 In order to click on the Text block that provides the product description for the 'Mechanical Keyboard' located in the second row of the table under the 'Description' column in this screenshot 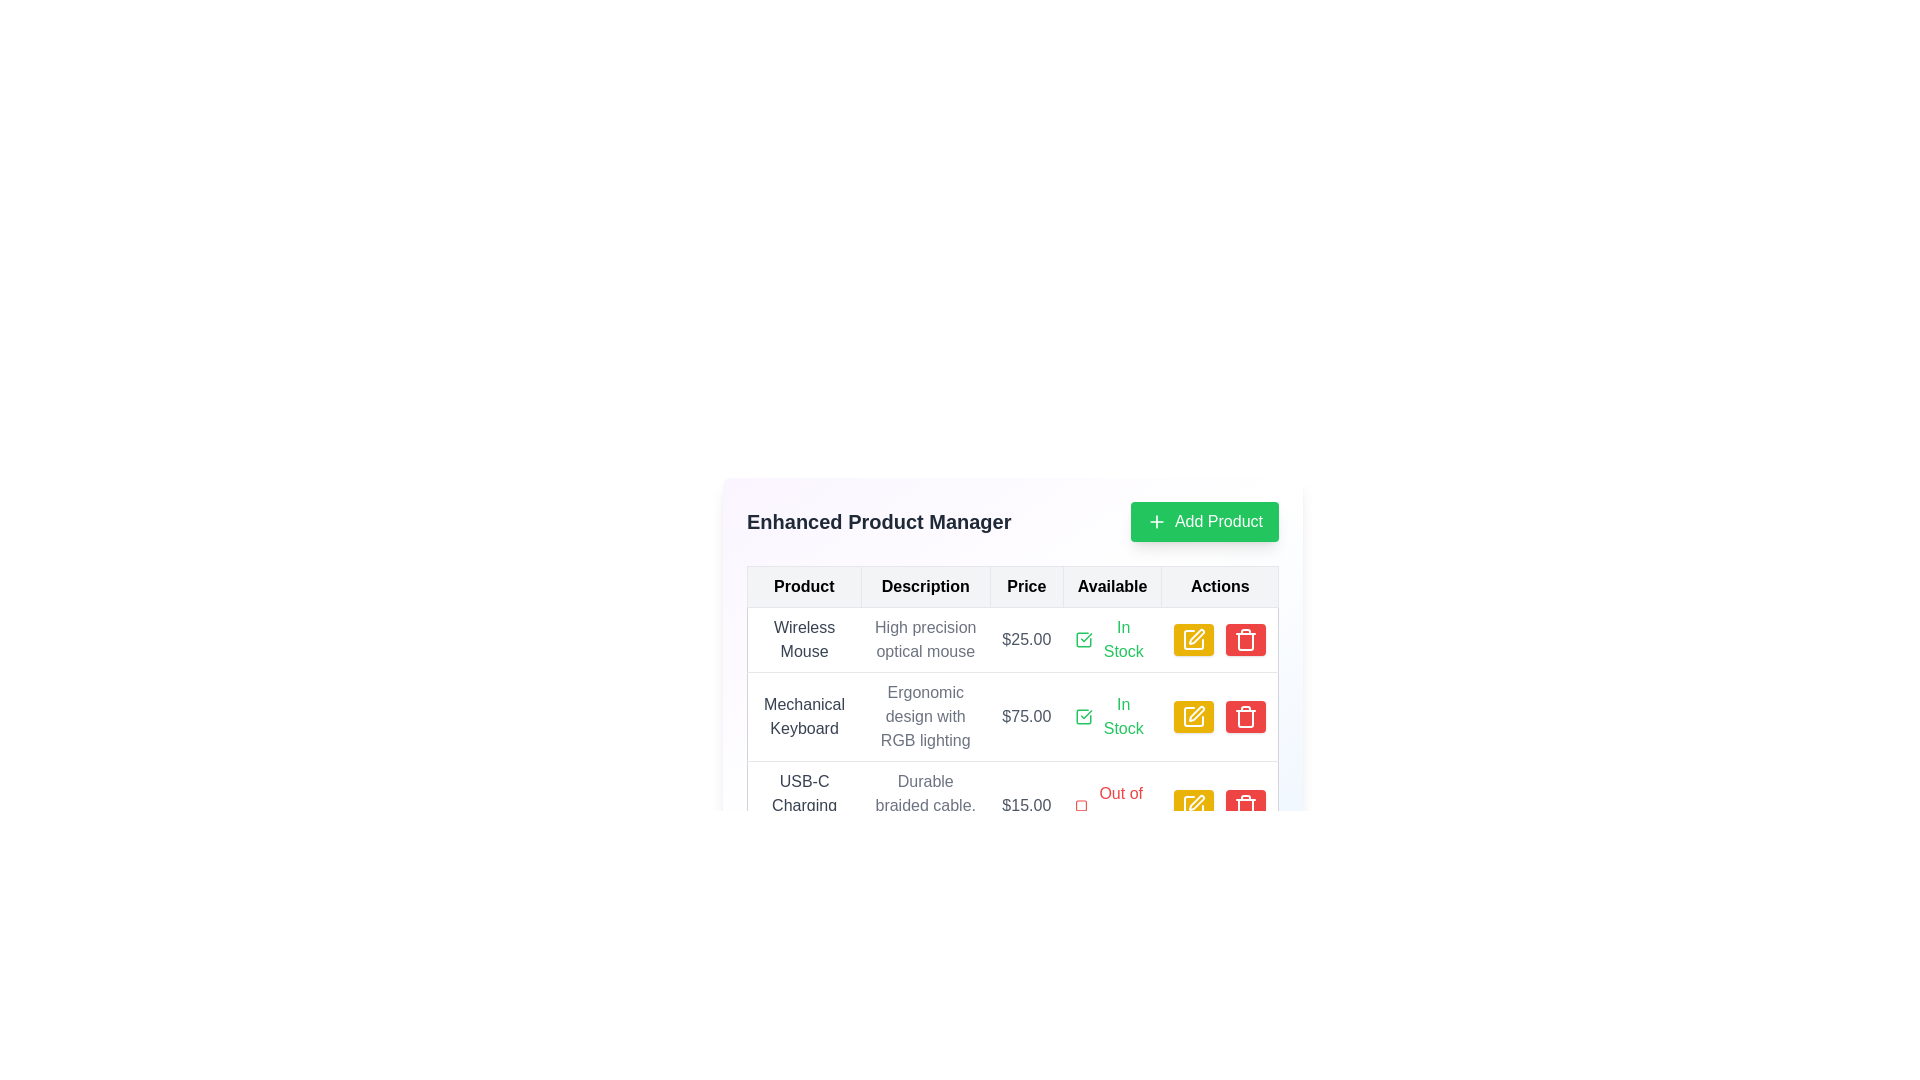, I will do `click(924, 716)`.